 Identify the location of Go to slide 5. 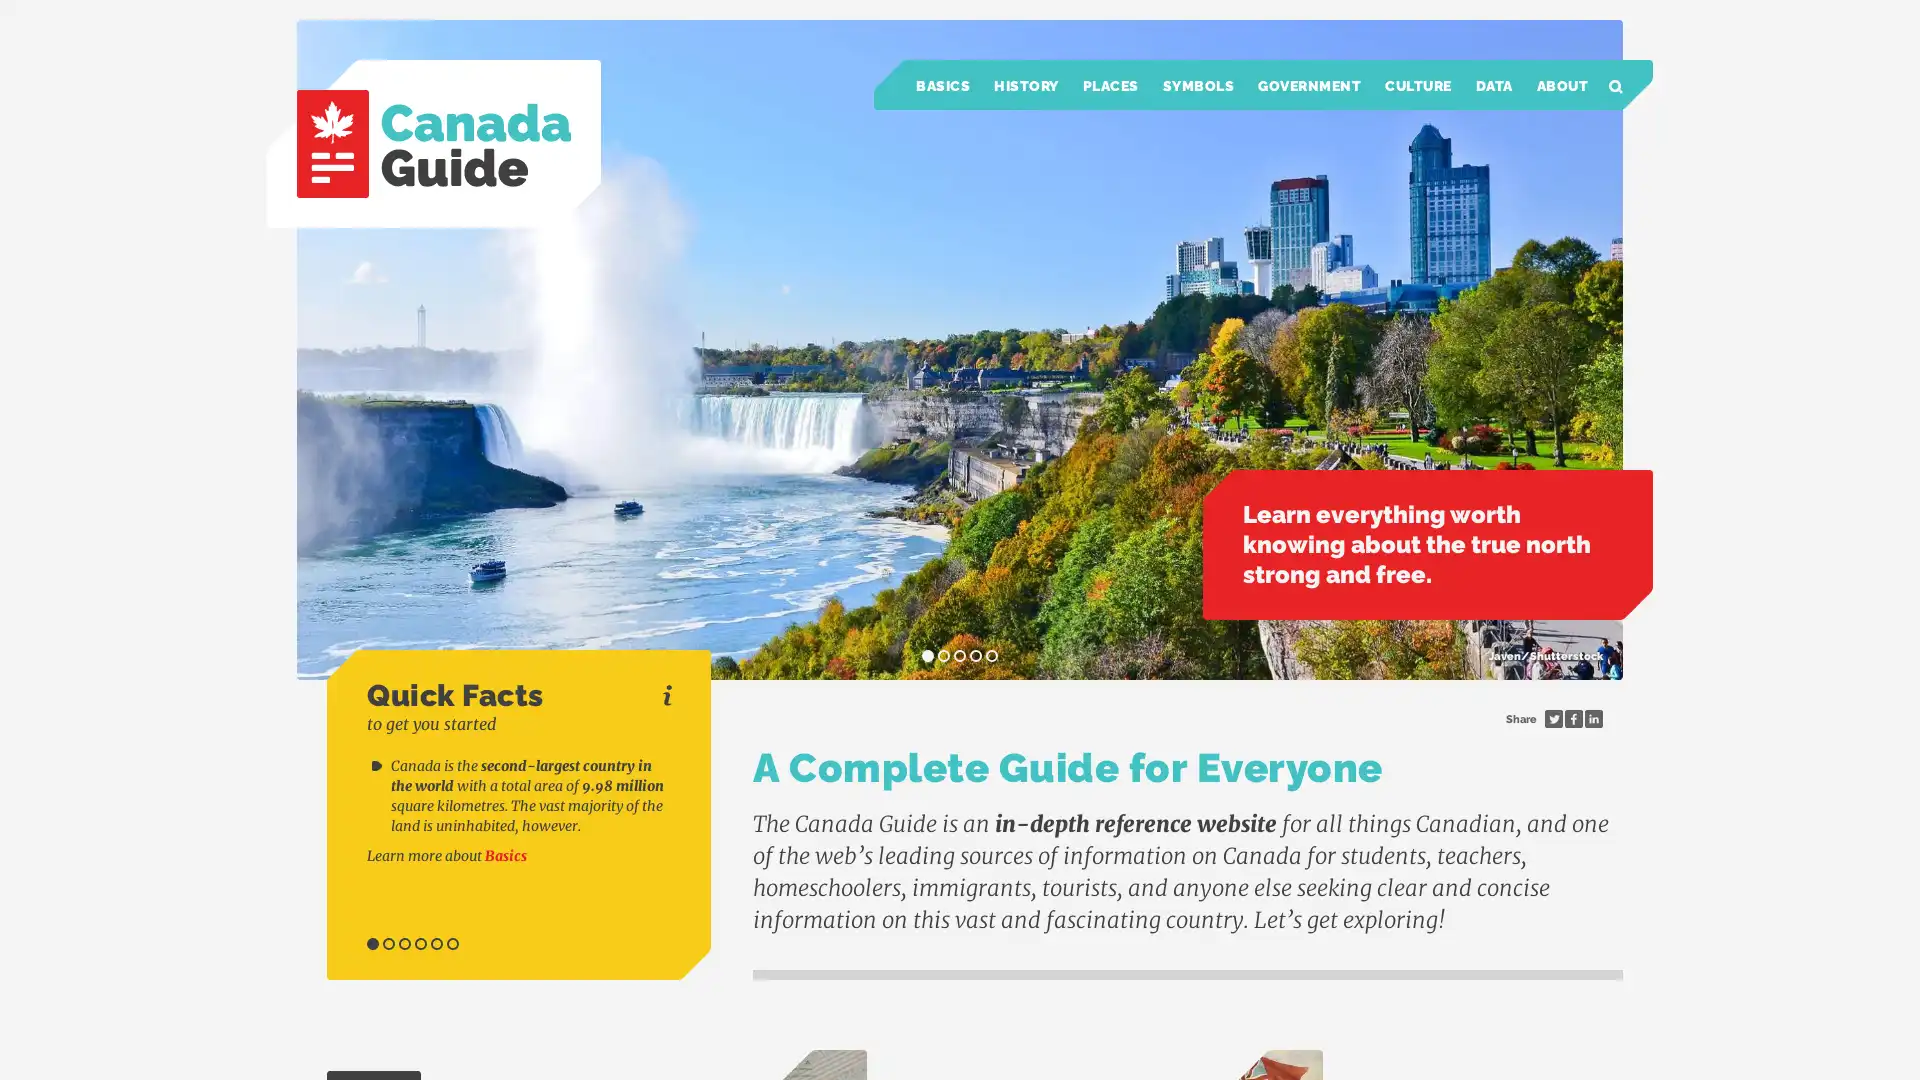
(435, 944).